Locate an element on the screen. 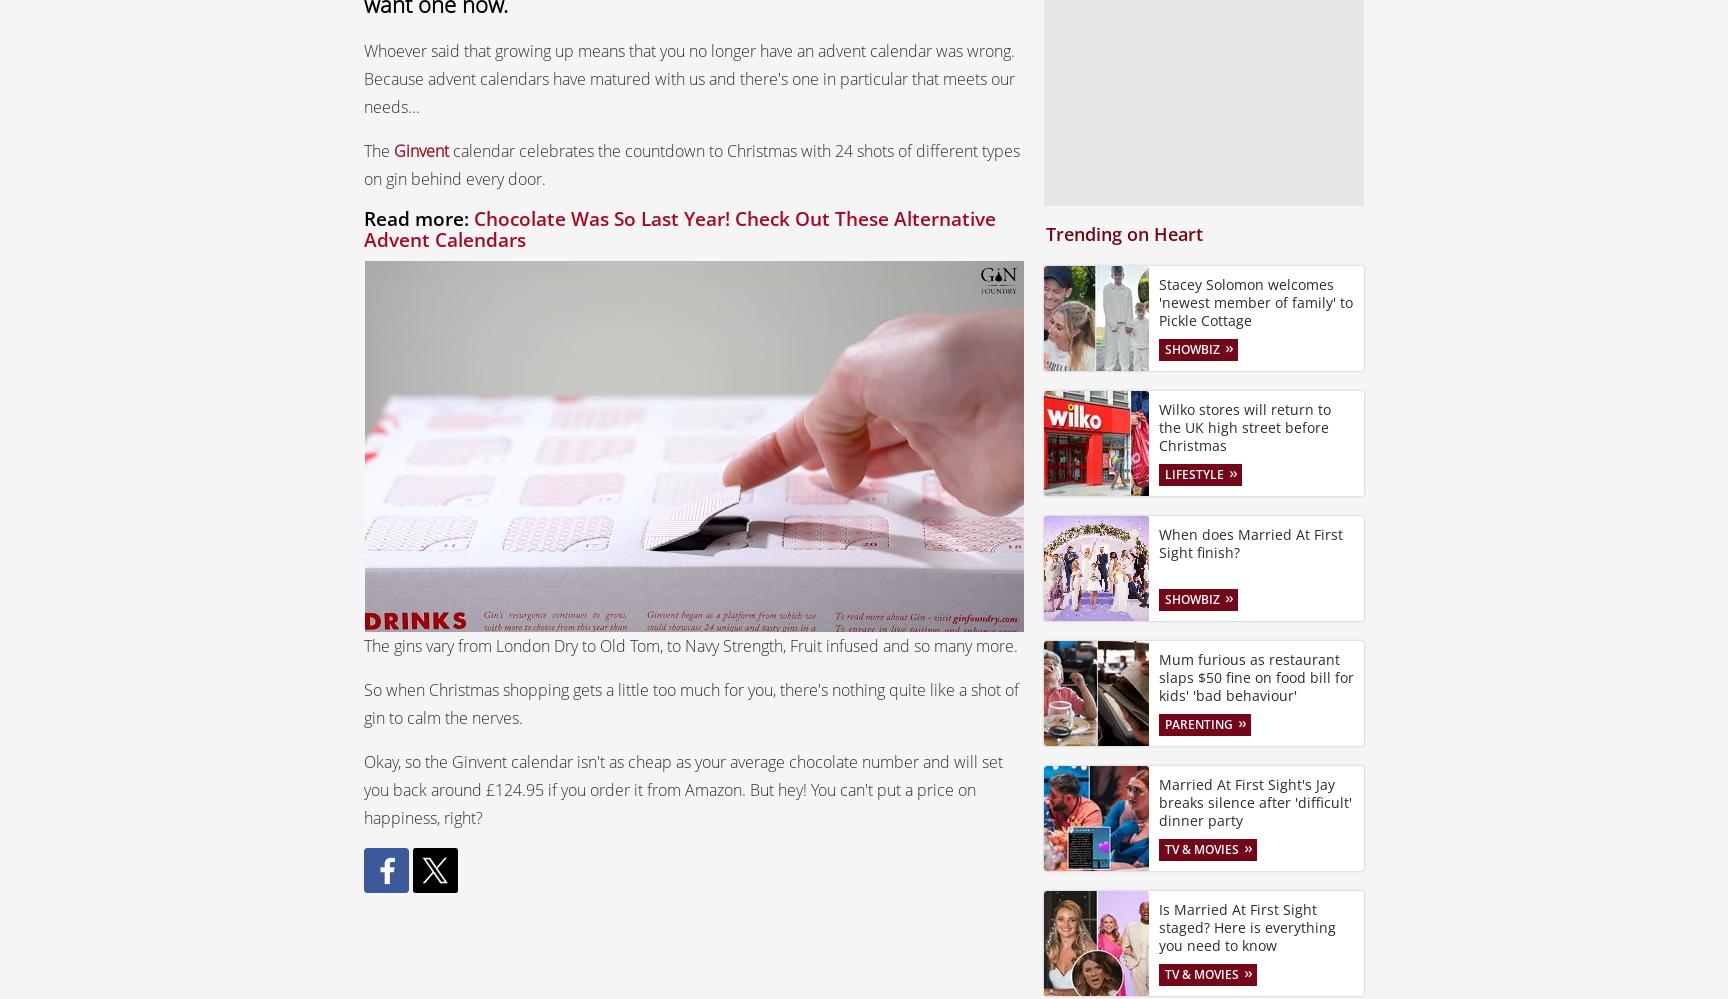 The image size is (1728, 999). 'When does Married At First Sight finish?' is located at coordinates (1158, 541).